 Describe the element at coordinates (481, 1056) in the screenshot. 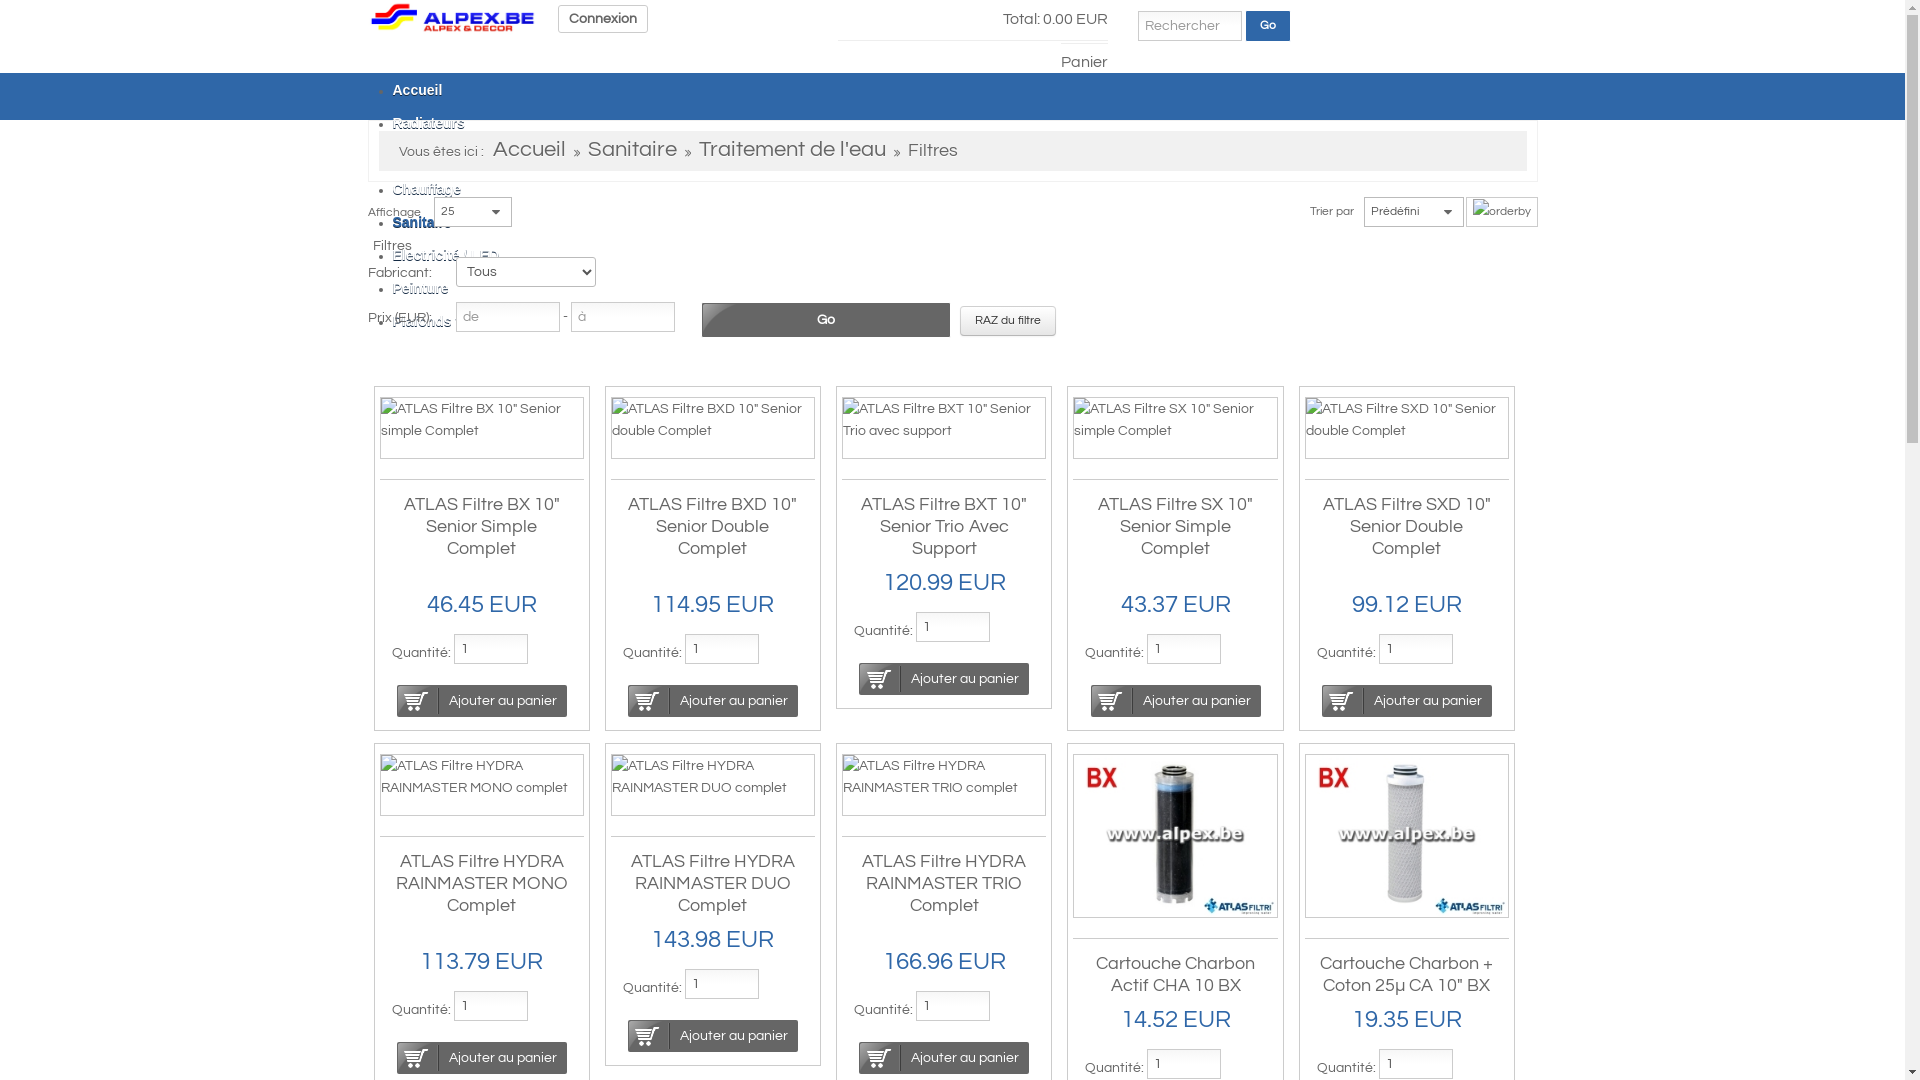

I see `'Ajouter au panier'` at that location.